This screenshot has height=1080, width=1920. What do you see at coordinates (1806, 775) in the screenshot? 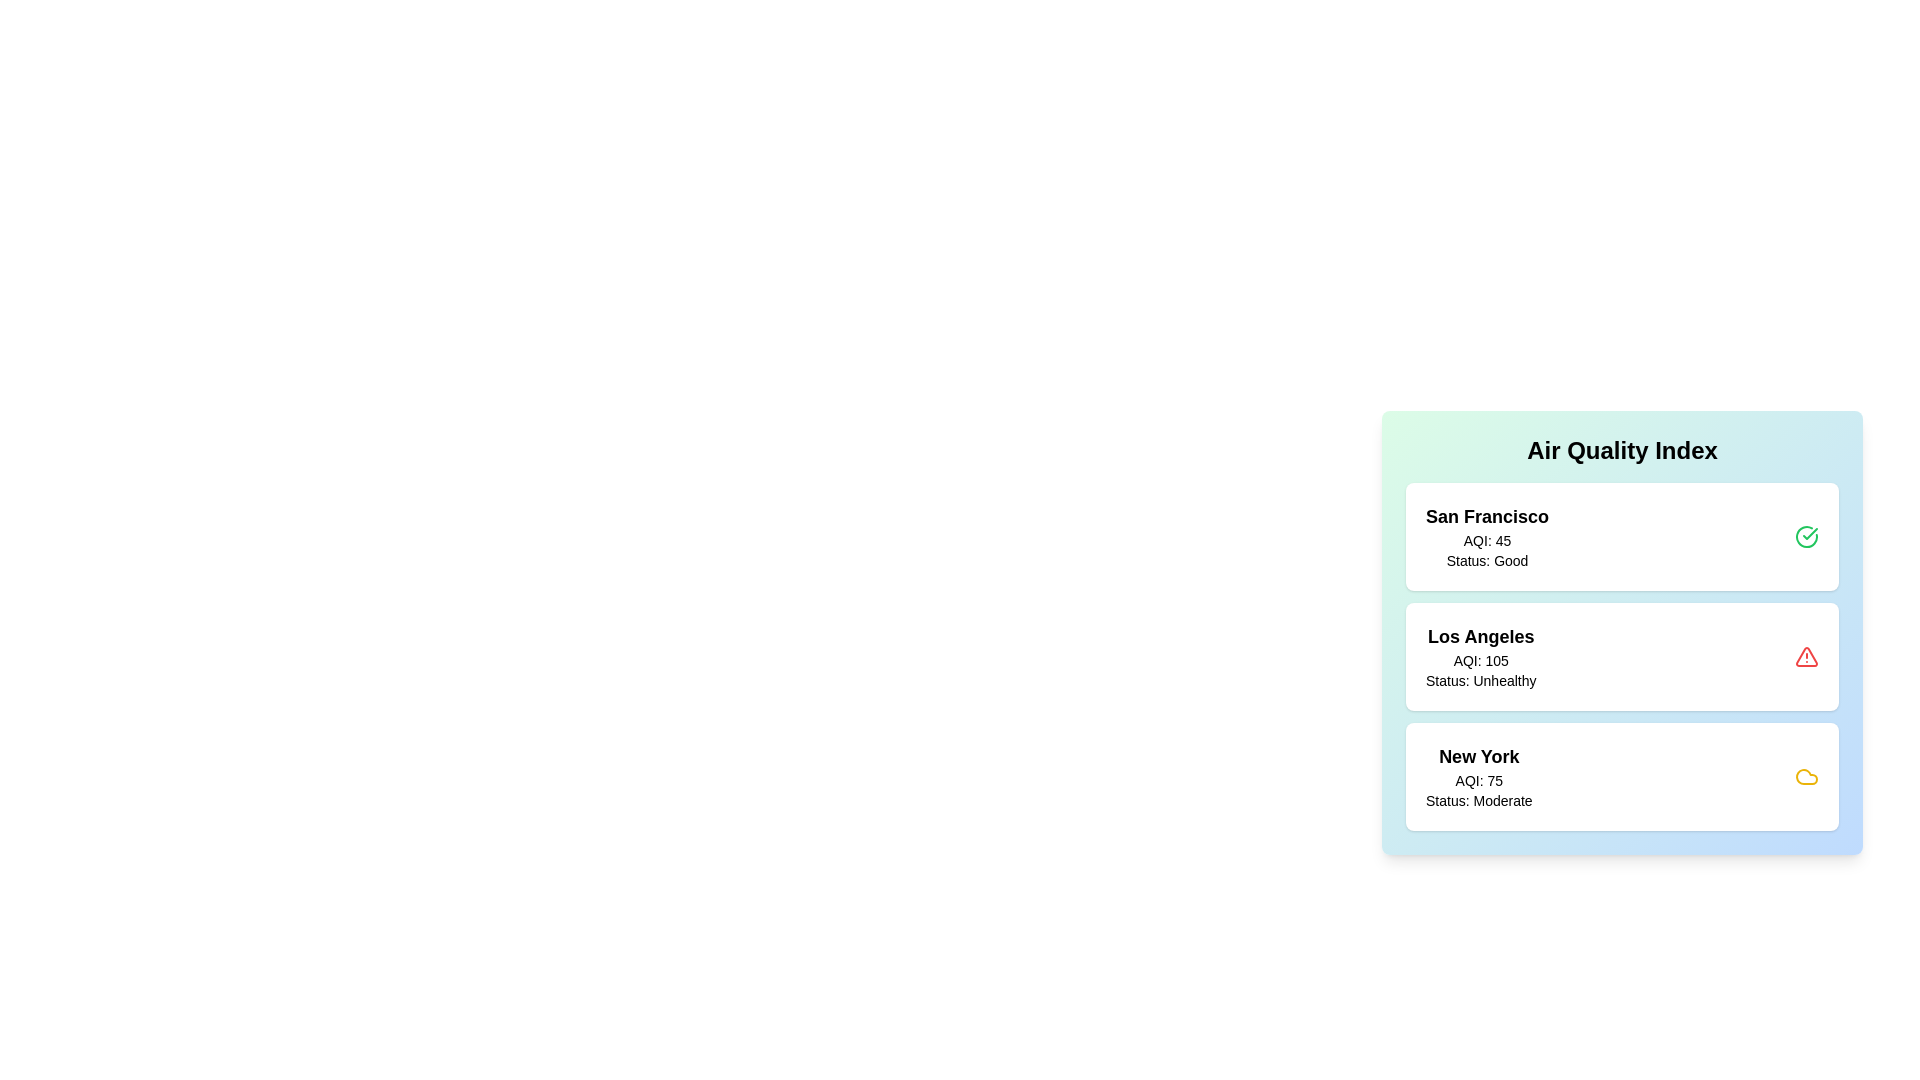
I see `the status icon corresponding to New York` at bounding box center [1806, 775].